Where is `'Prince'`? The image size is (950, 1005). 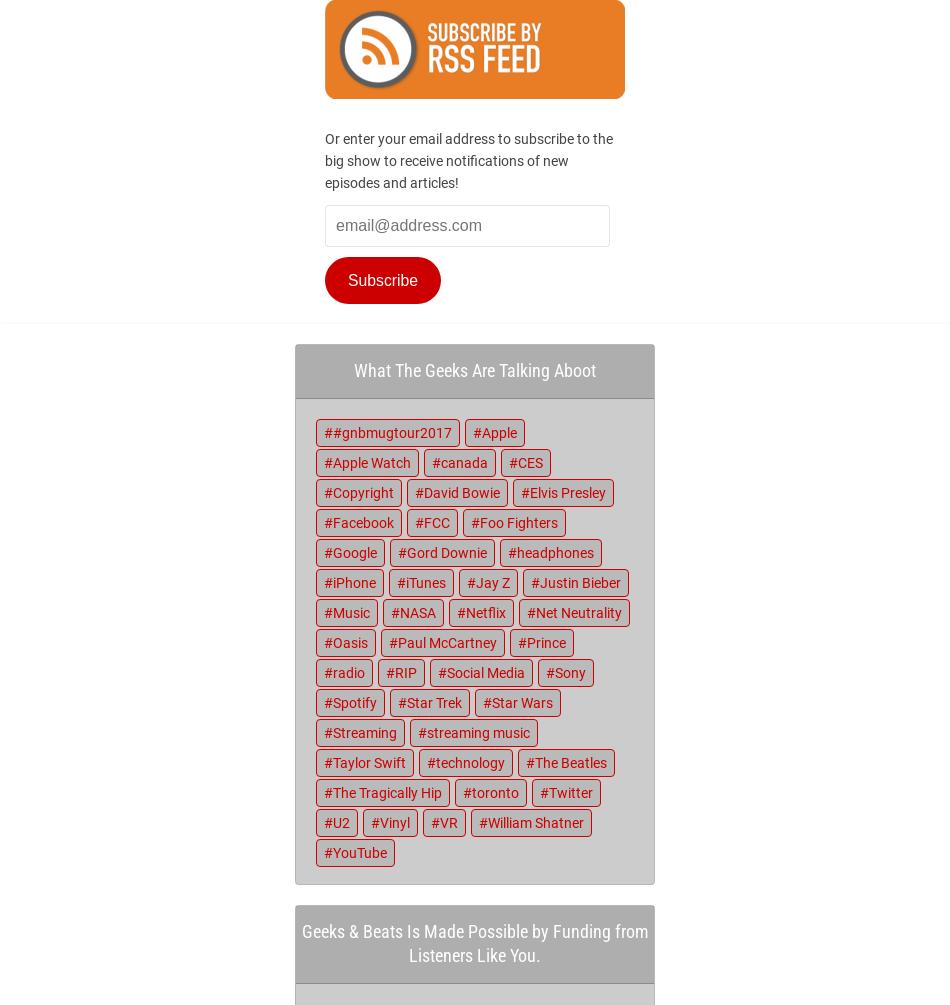
'Prince' is located at coordinates (546, 641).